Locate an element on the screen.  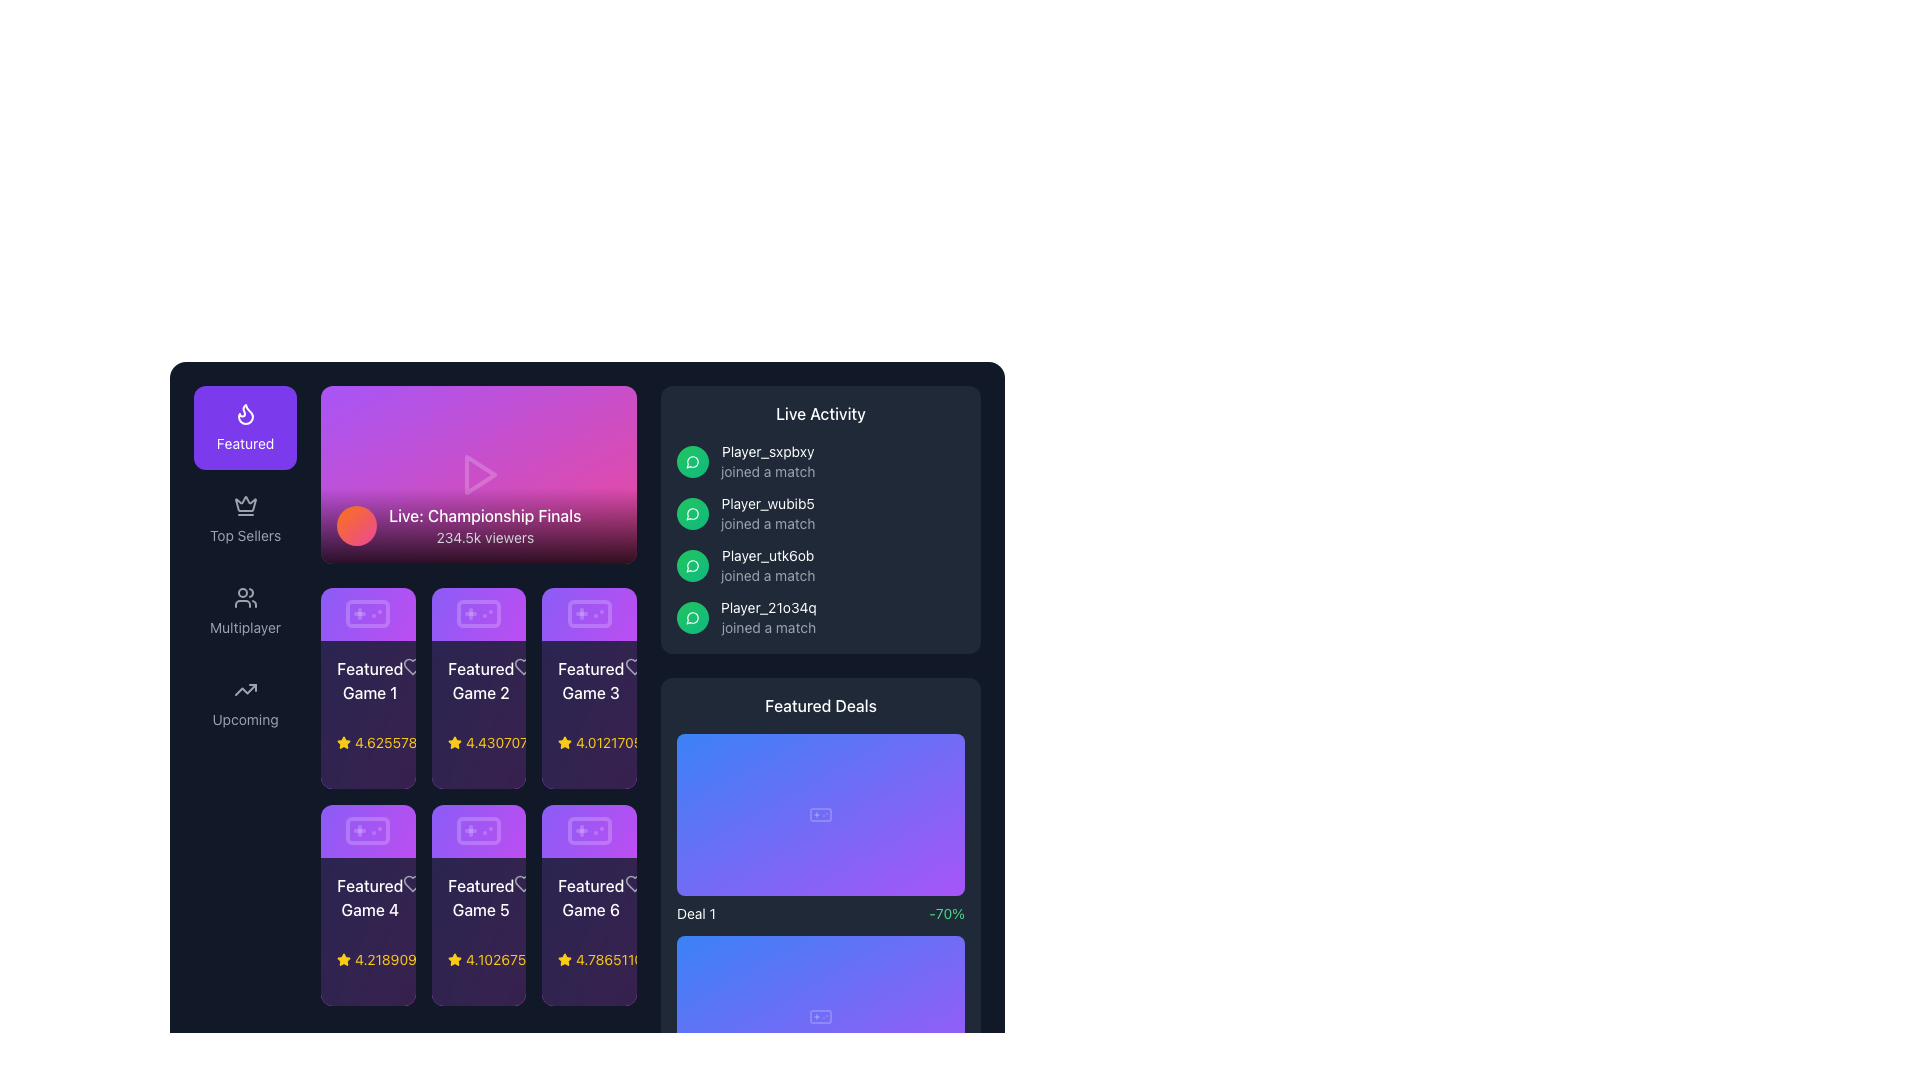
the game item represented by the yellow star rating display located under 'Featured Game 4' in the bottom-left of the grid layout is located at coordinates (434, 959).